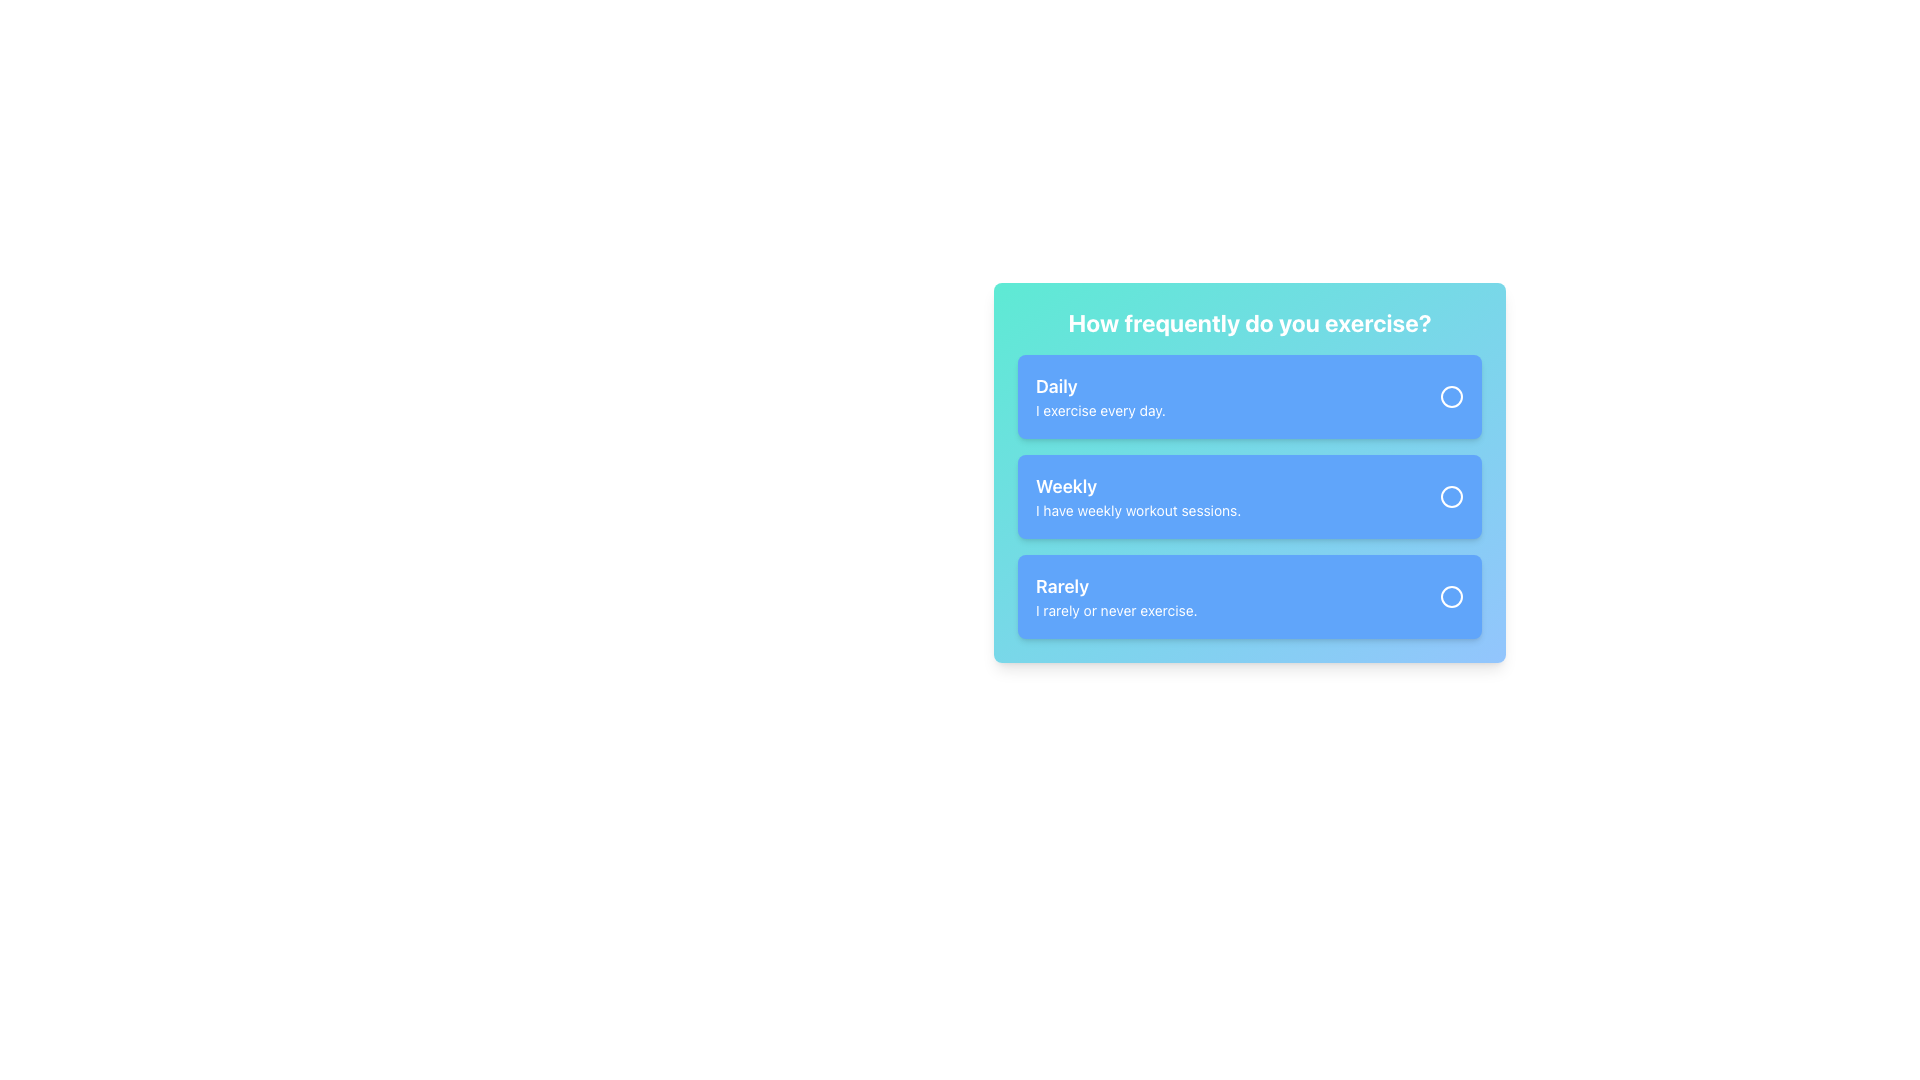 This screenshot has height=1080, width=1920. I want to click on the third option button indicating rare or no exercise, located below the 'Daily' and 'Weekly' buttons, so click(1248, 596).